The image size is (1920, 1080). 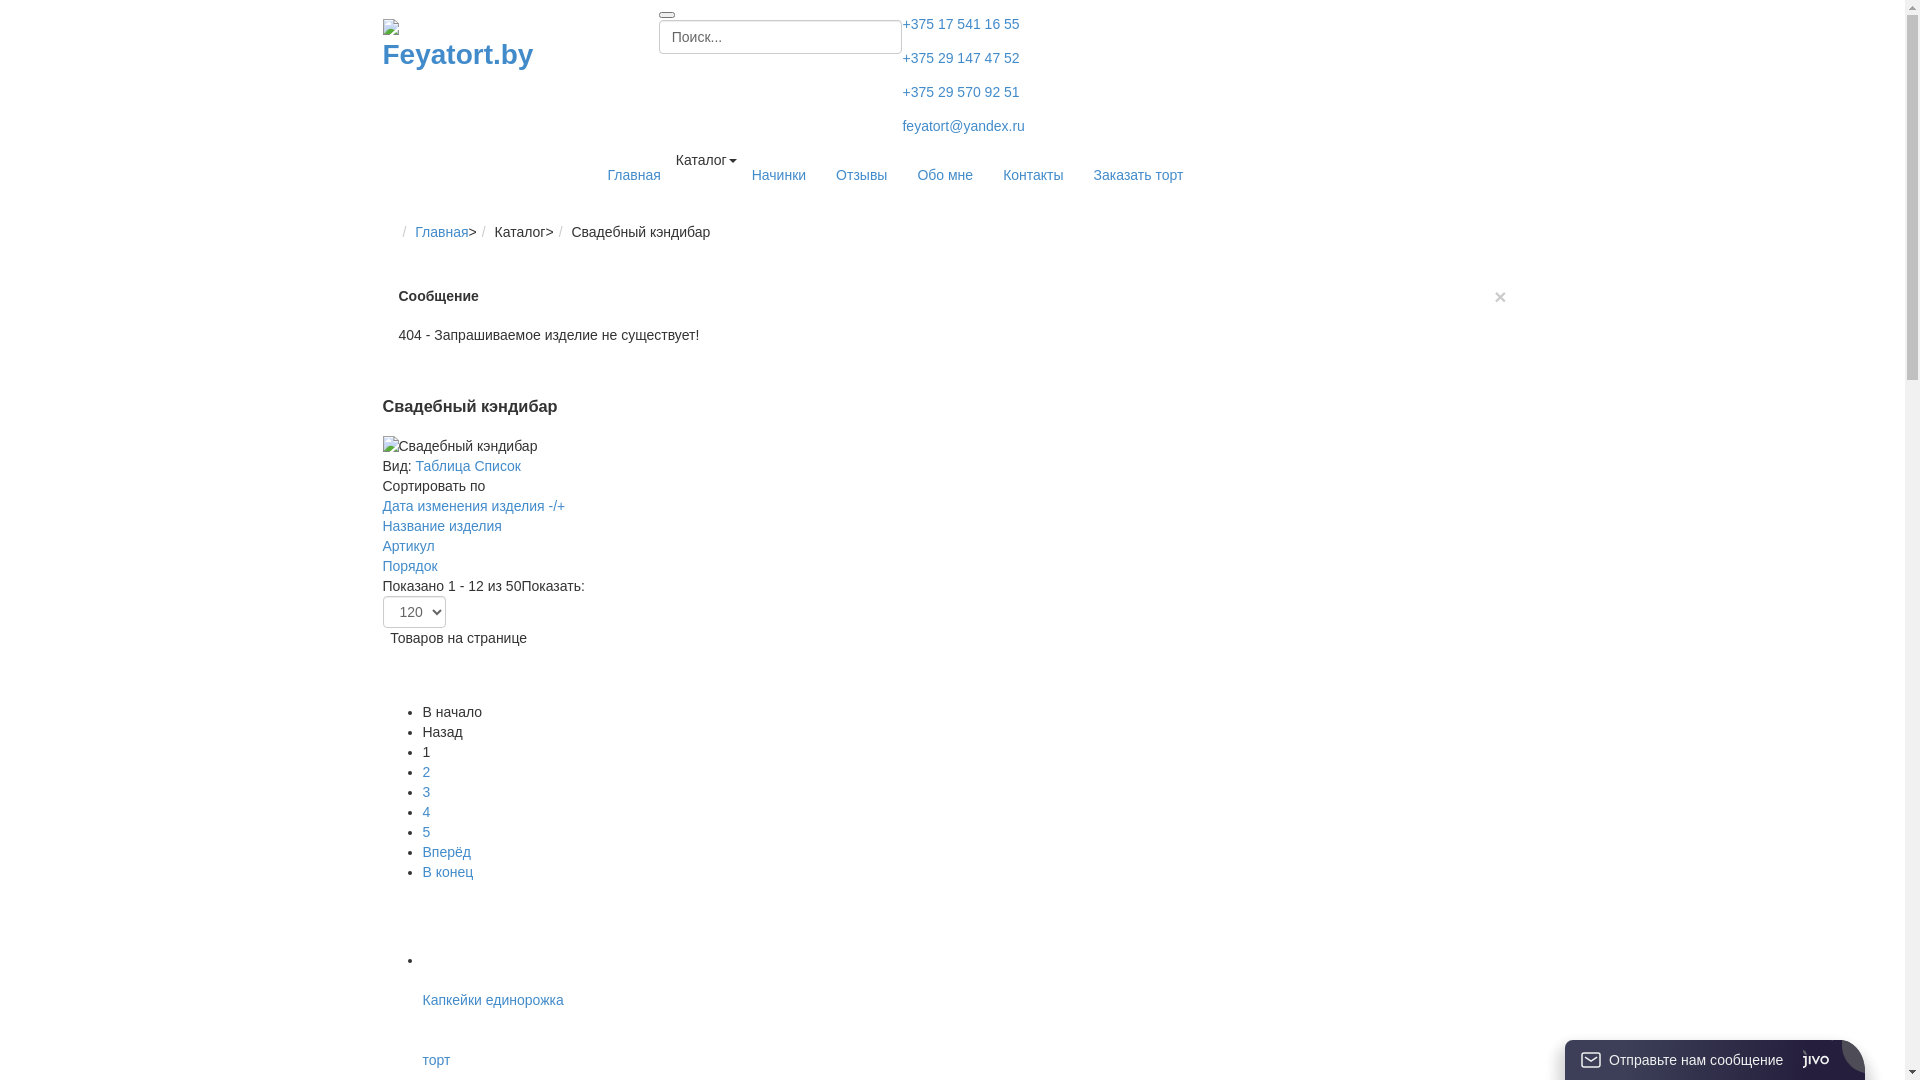 I want to click on '3', so click(x=425, y=790).